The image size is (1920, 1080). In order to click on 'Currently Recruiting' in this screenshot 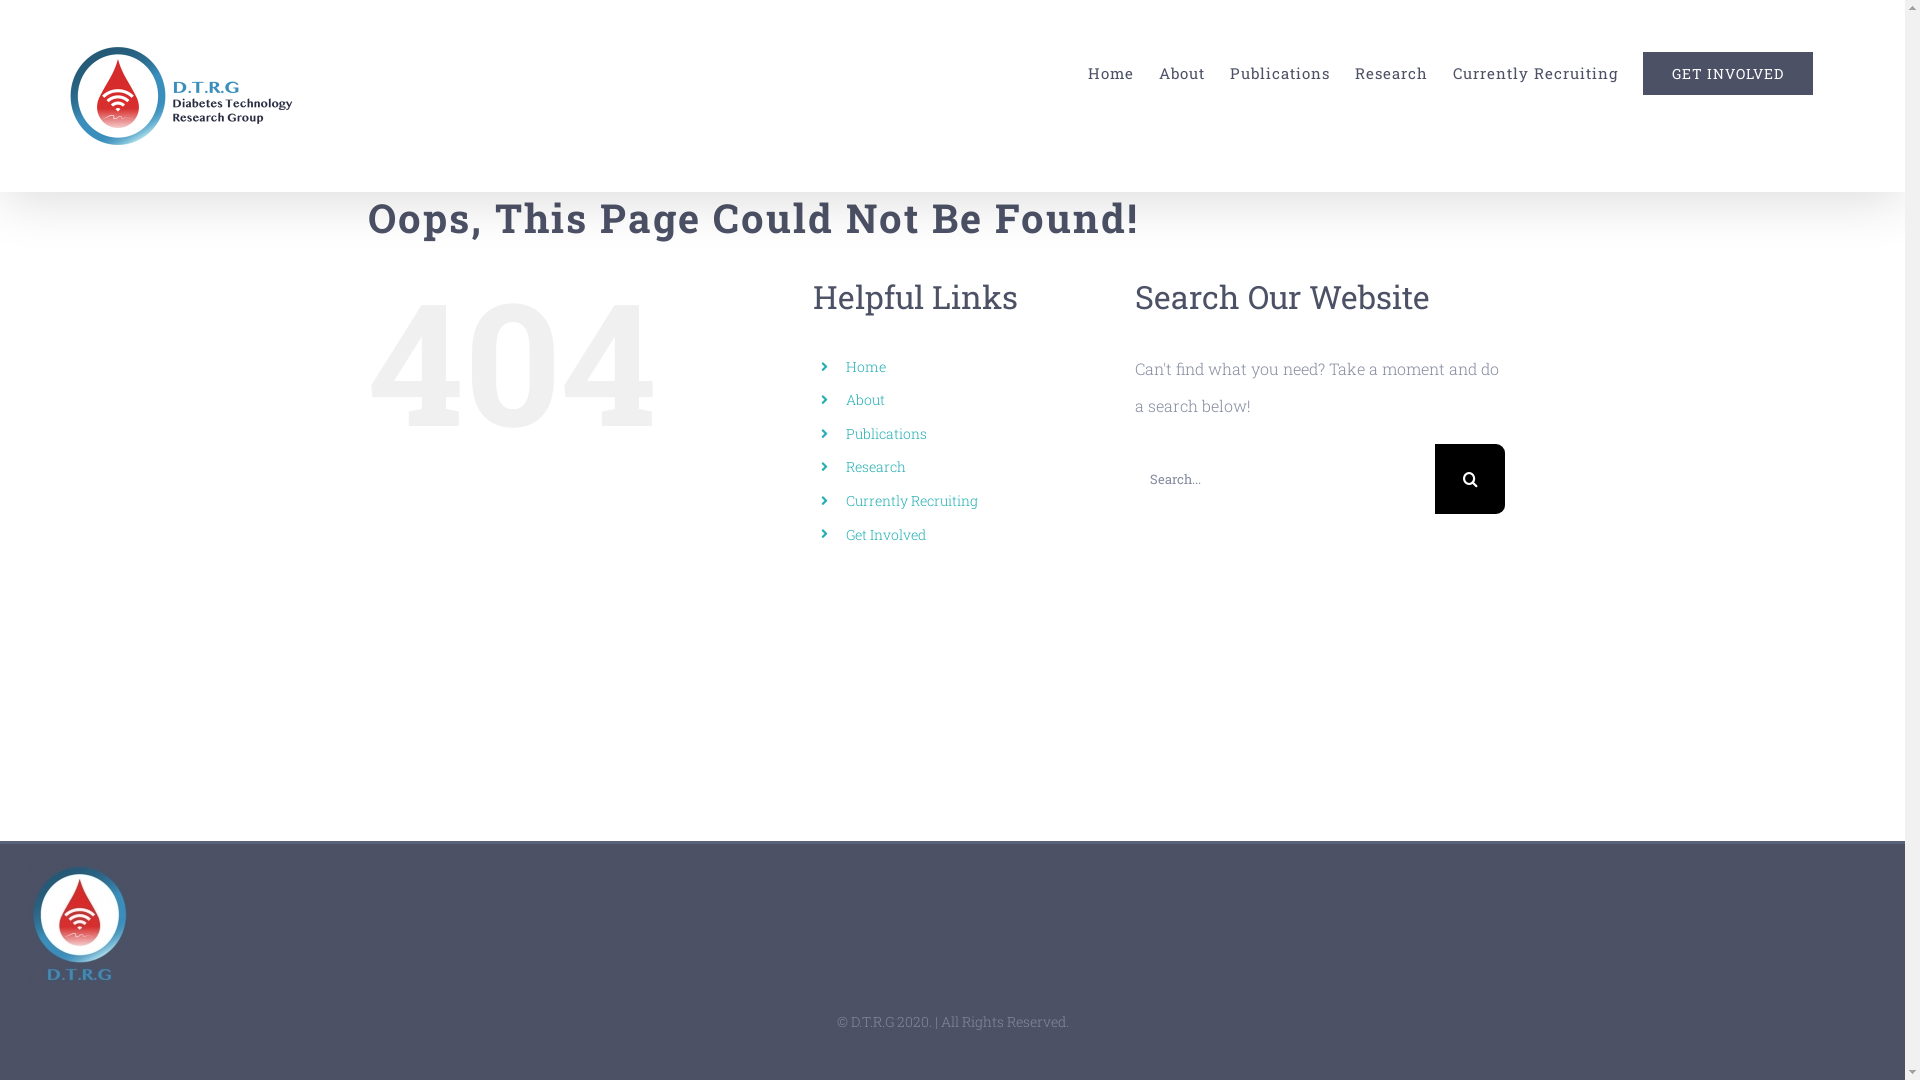, I will do `click(1534, 72)`.